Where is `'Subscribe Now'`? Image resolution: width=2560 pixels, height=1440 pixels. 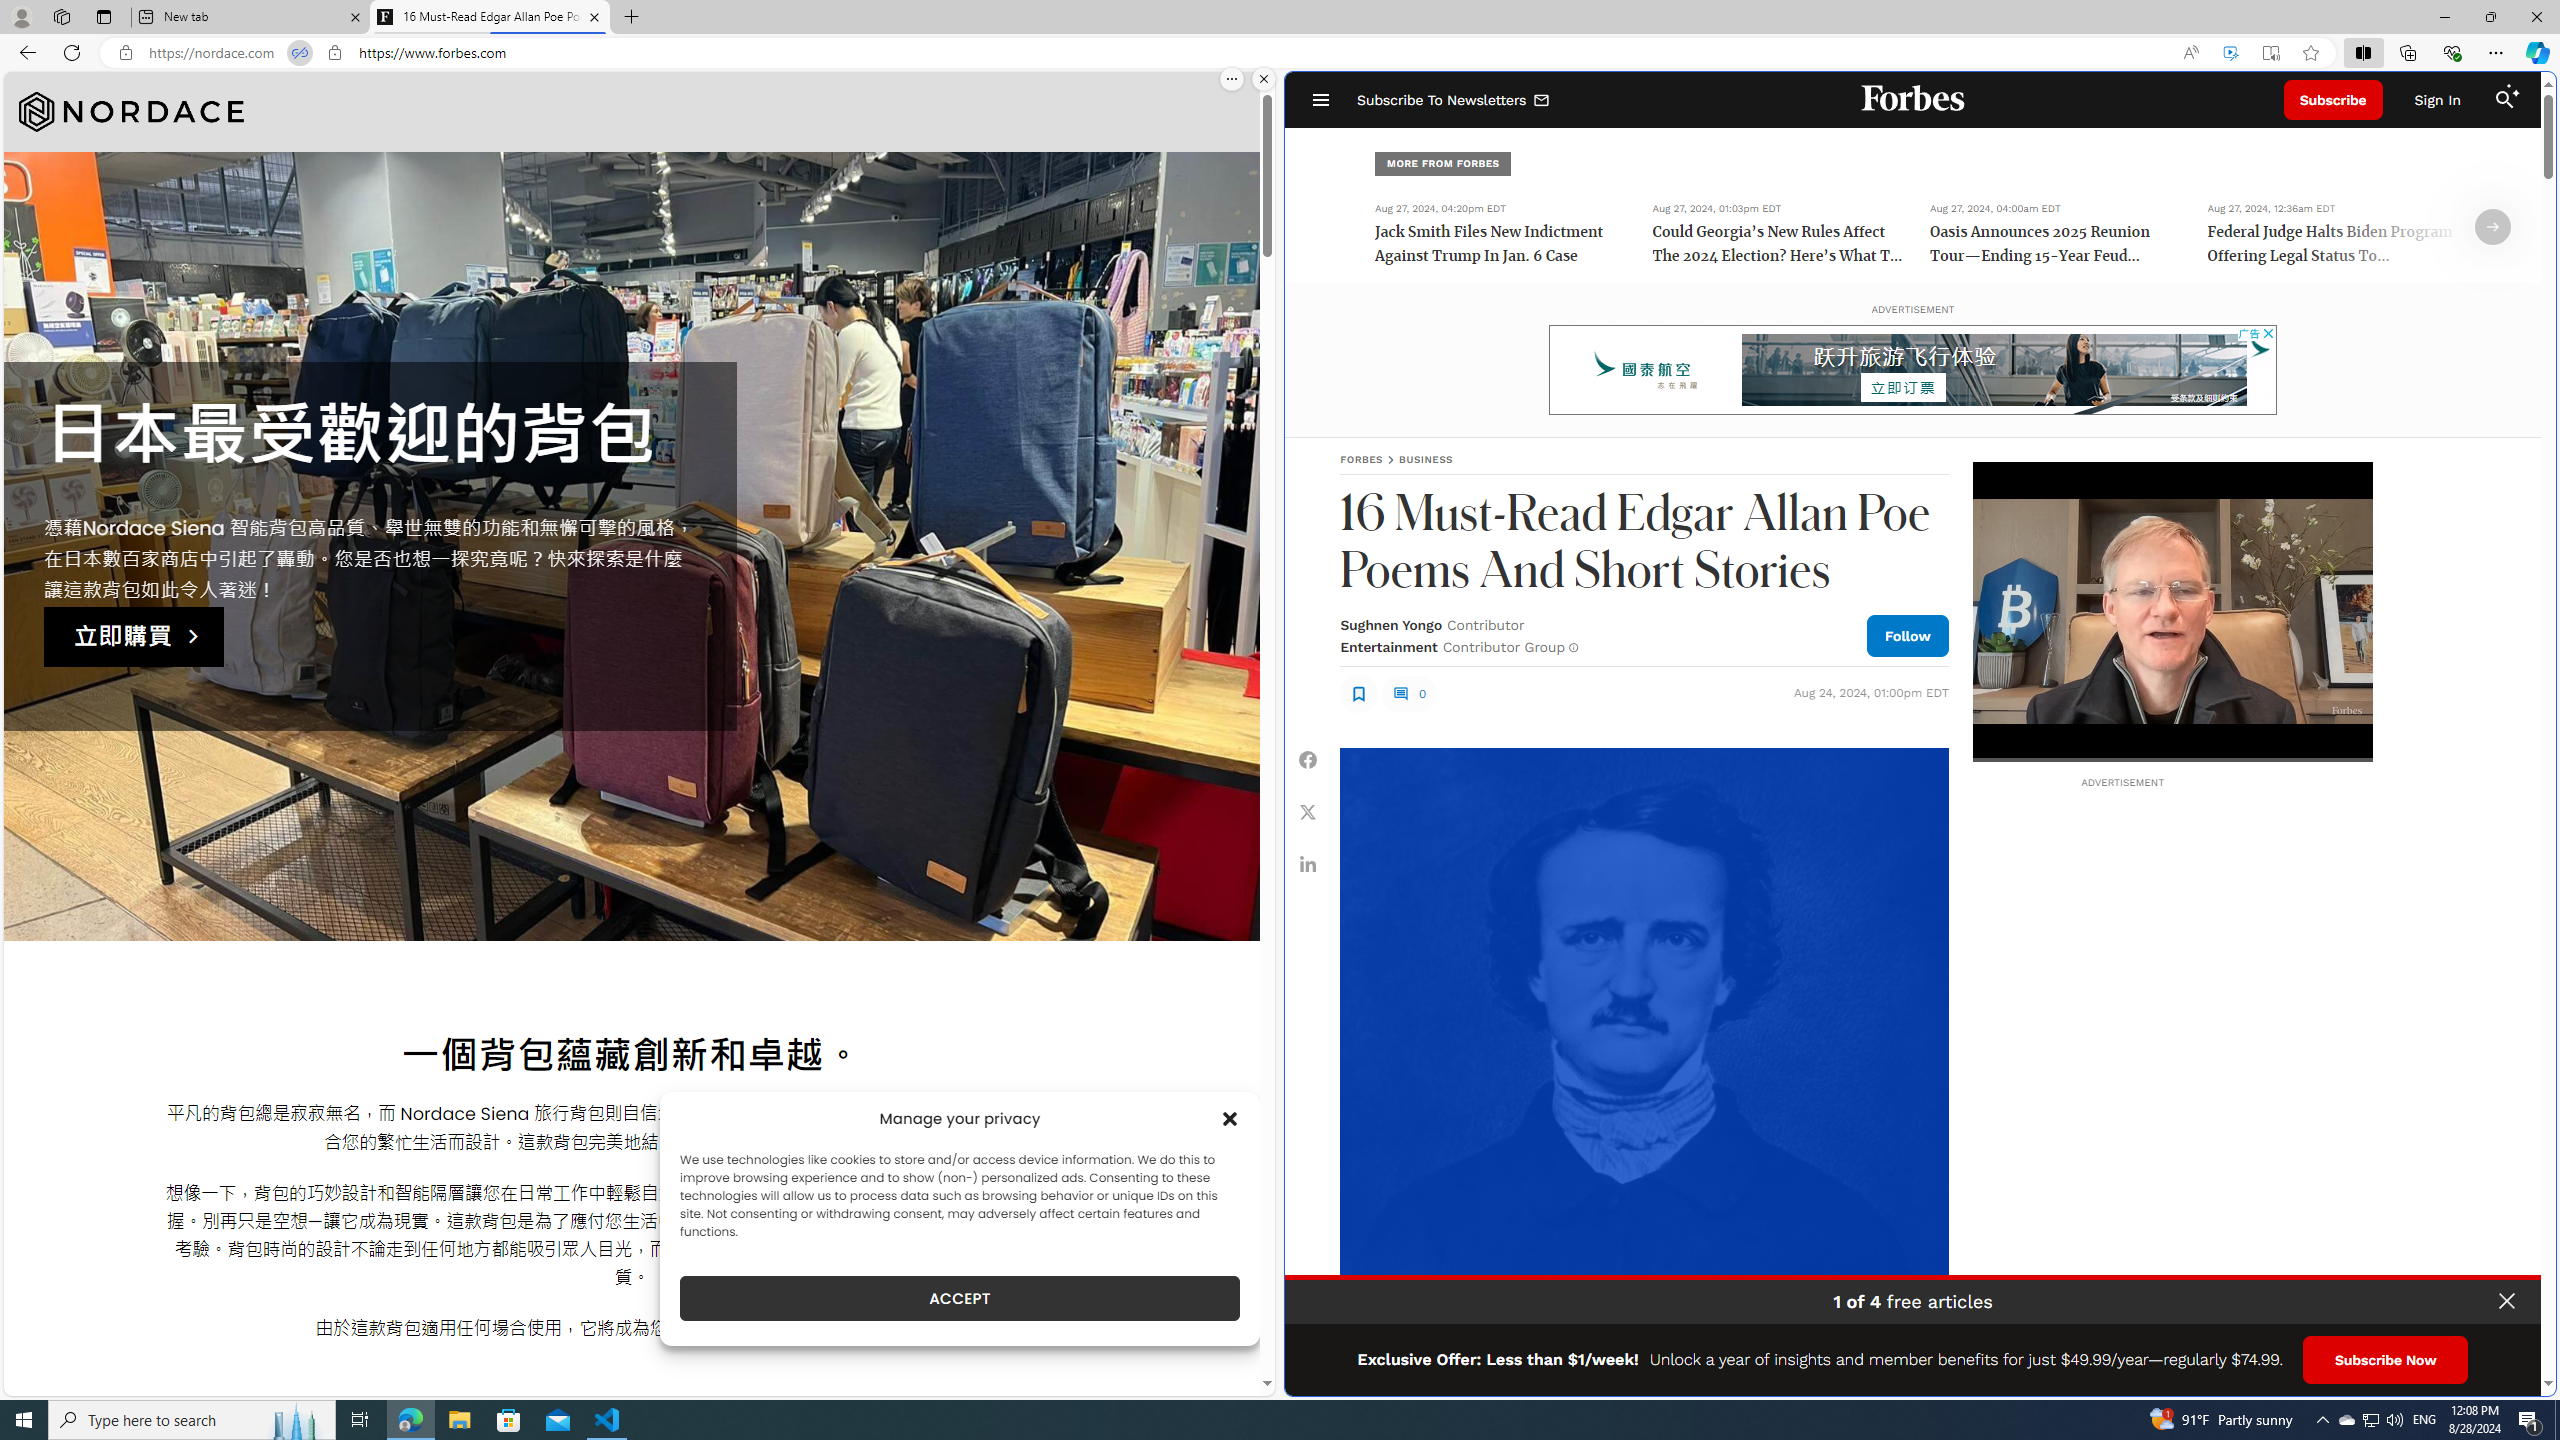 'Subscribe Now' is located at coordinates (2384, 1359).